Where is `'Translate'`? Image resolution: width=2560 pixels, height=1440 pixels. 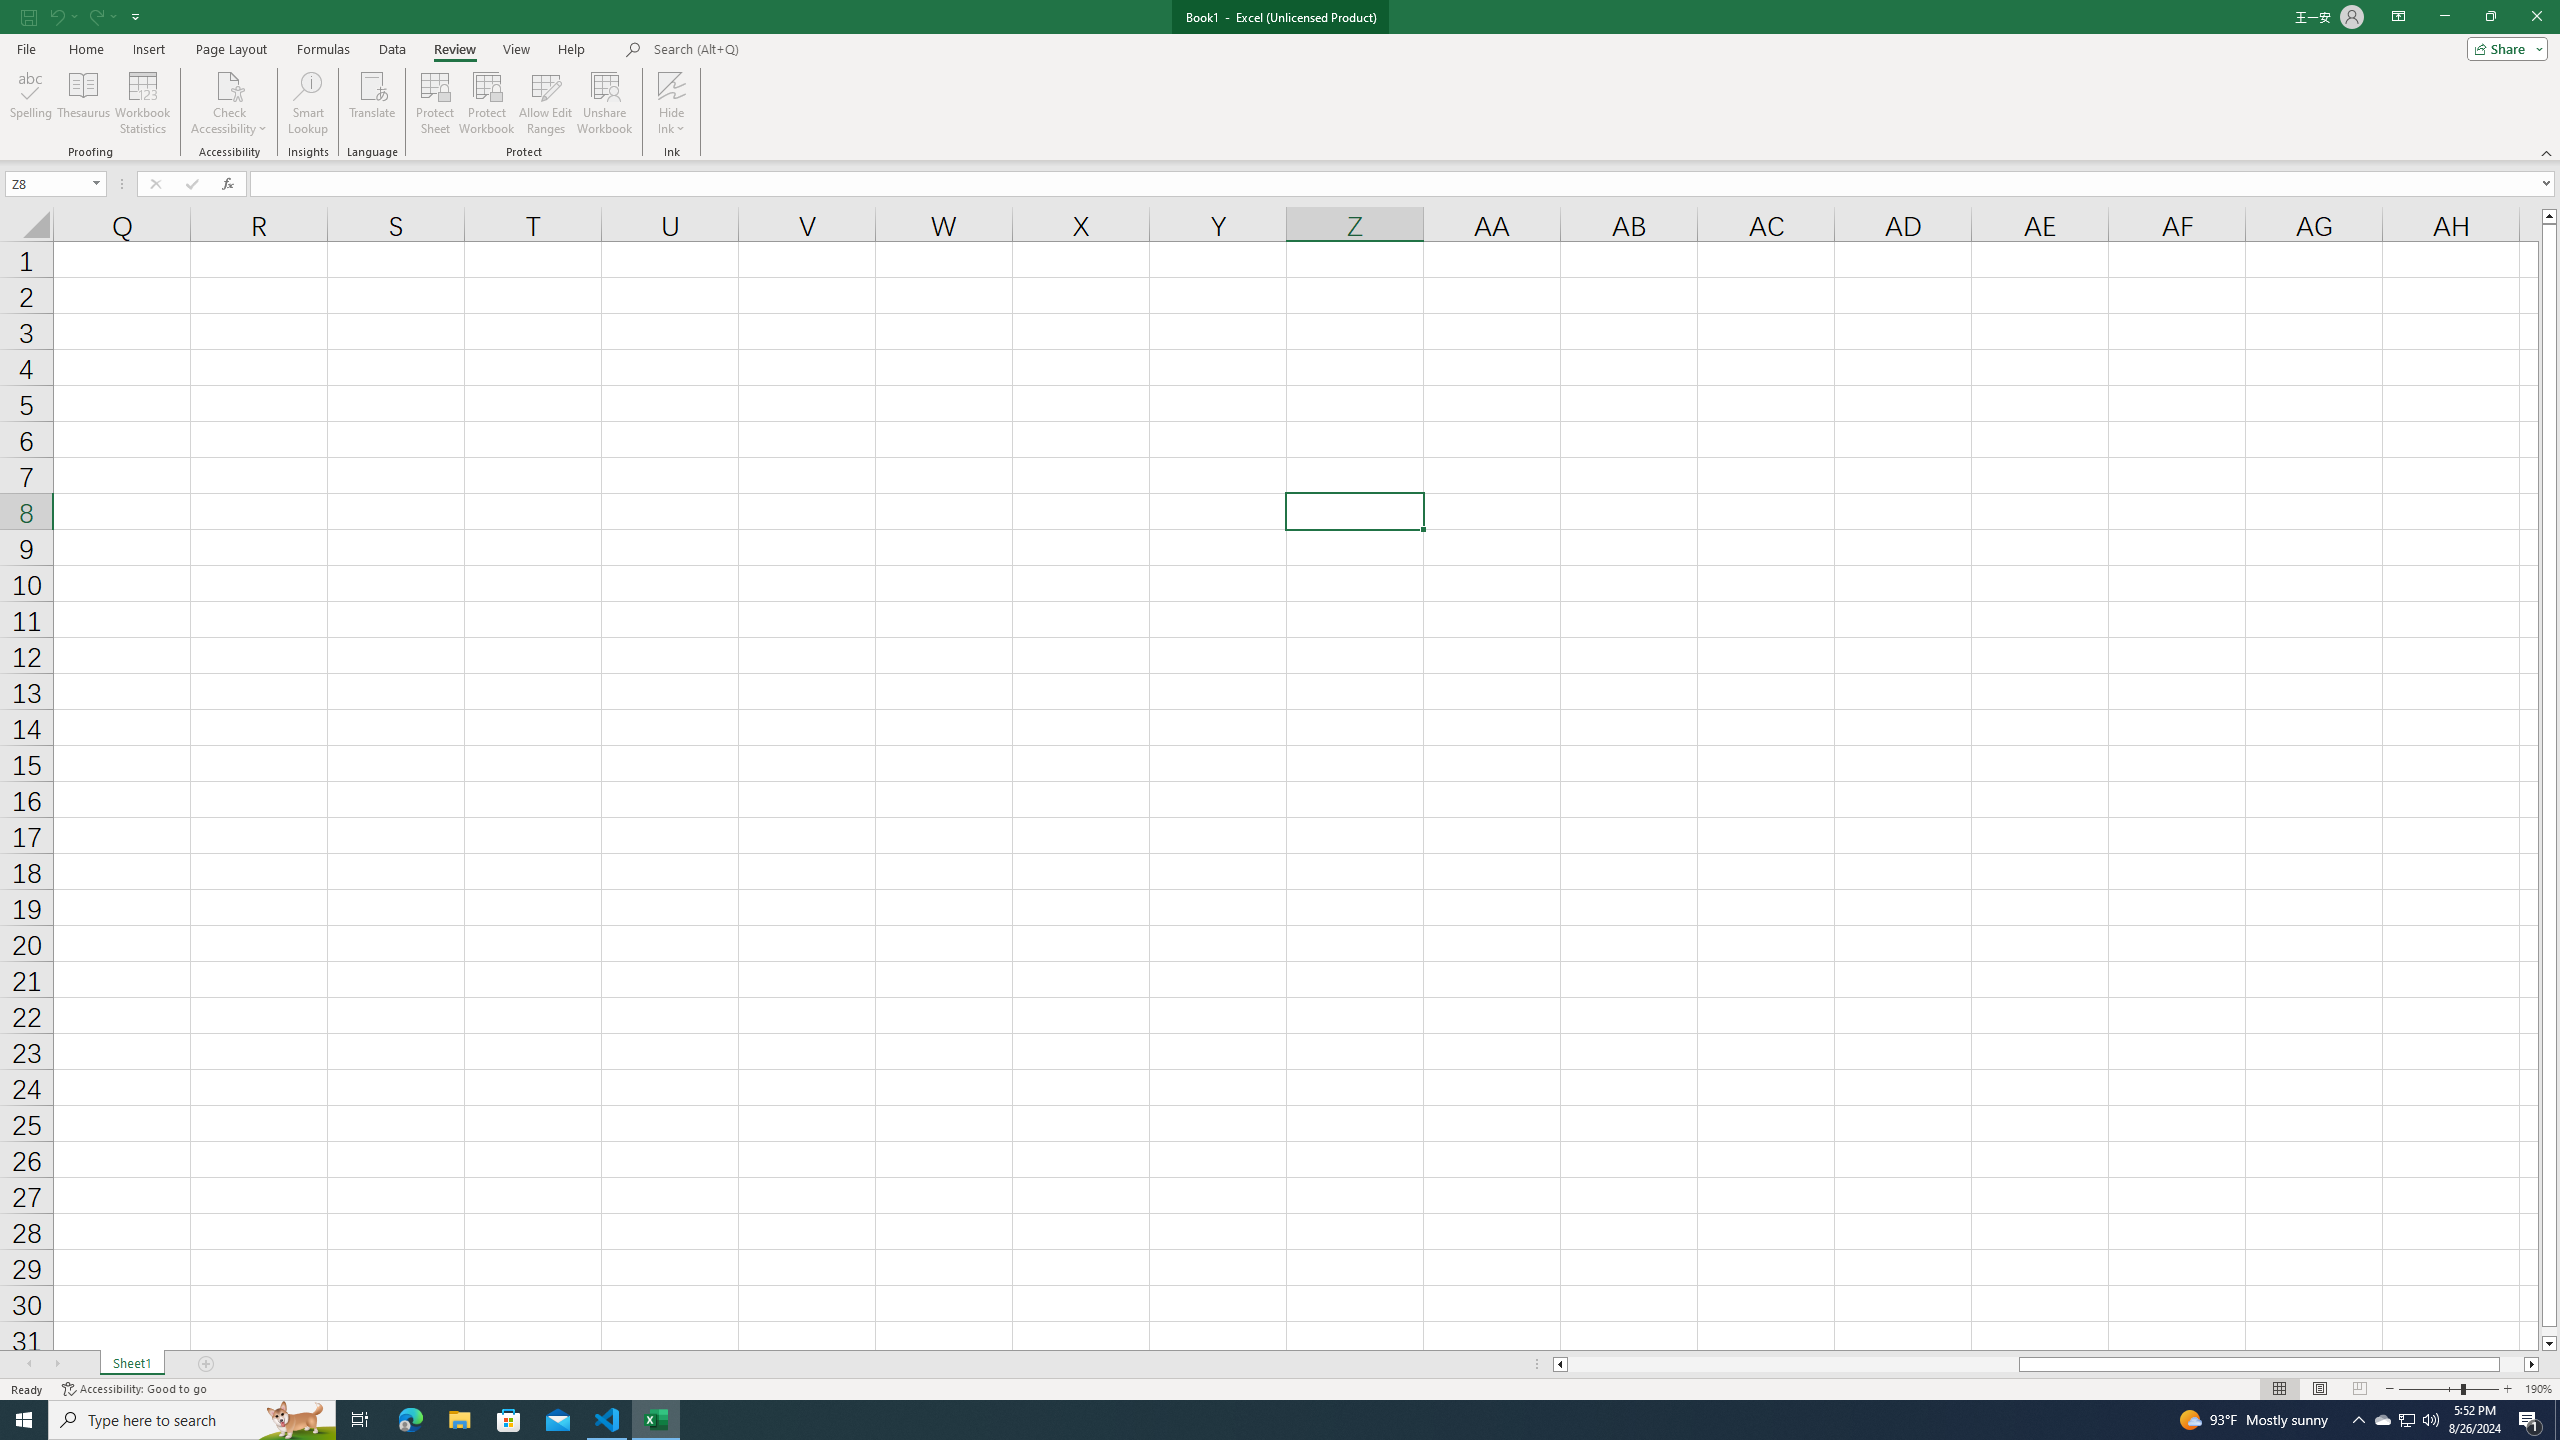 'Translate' is located at coordinates (371, 103).